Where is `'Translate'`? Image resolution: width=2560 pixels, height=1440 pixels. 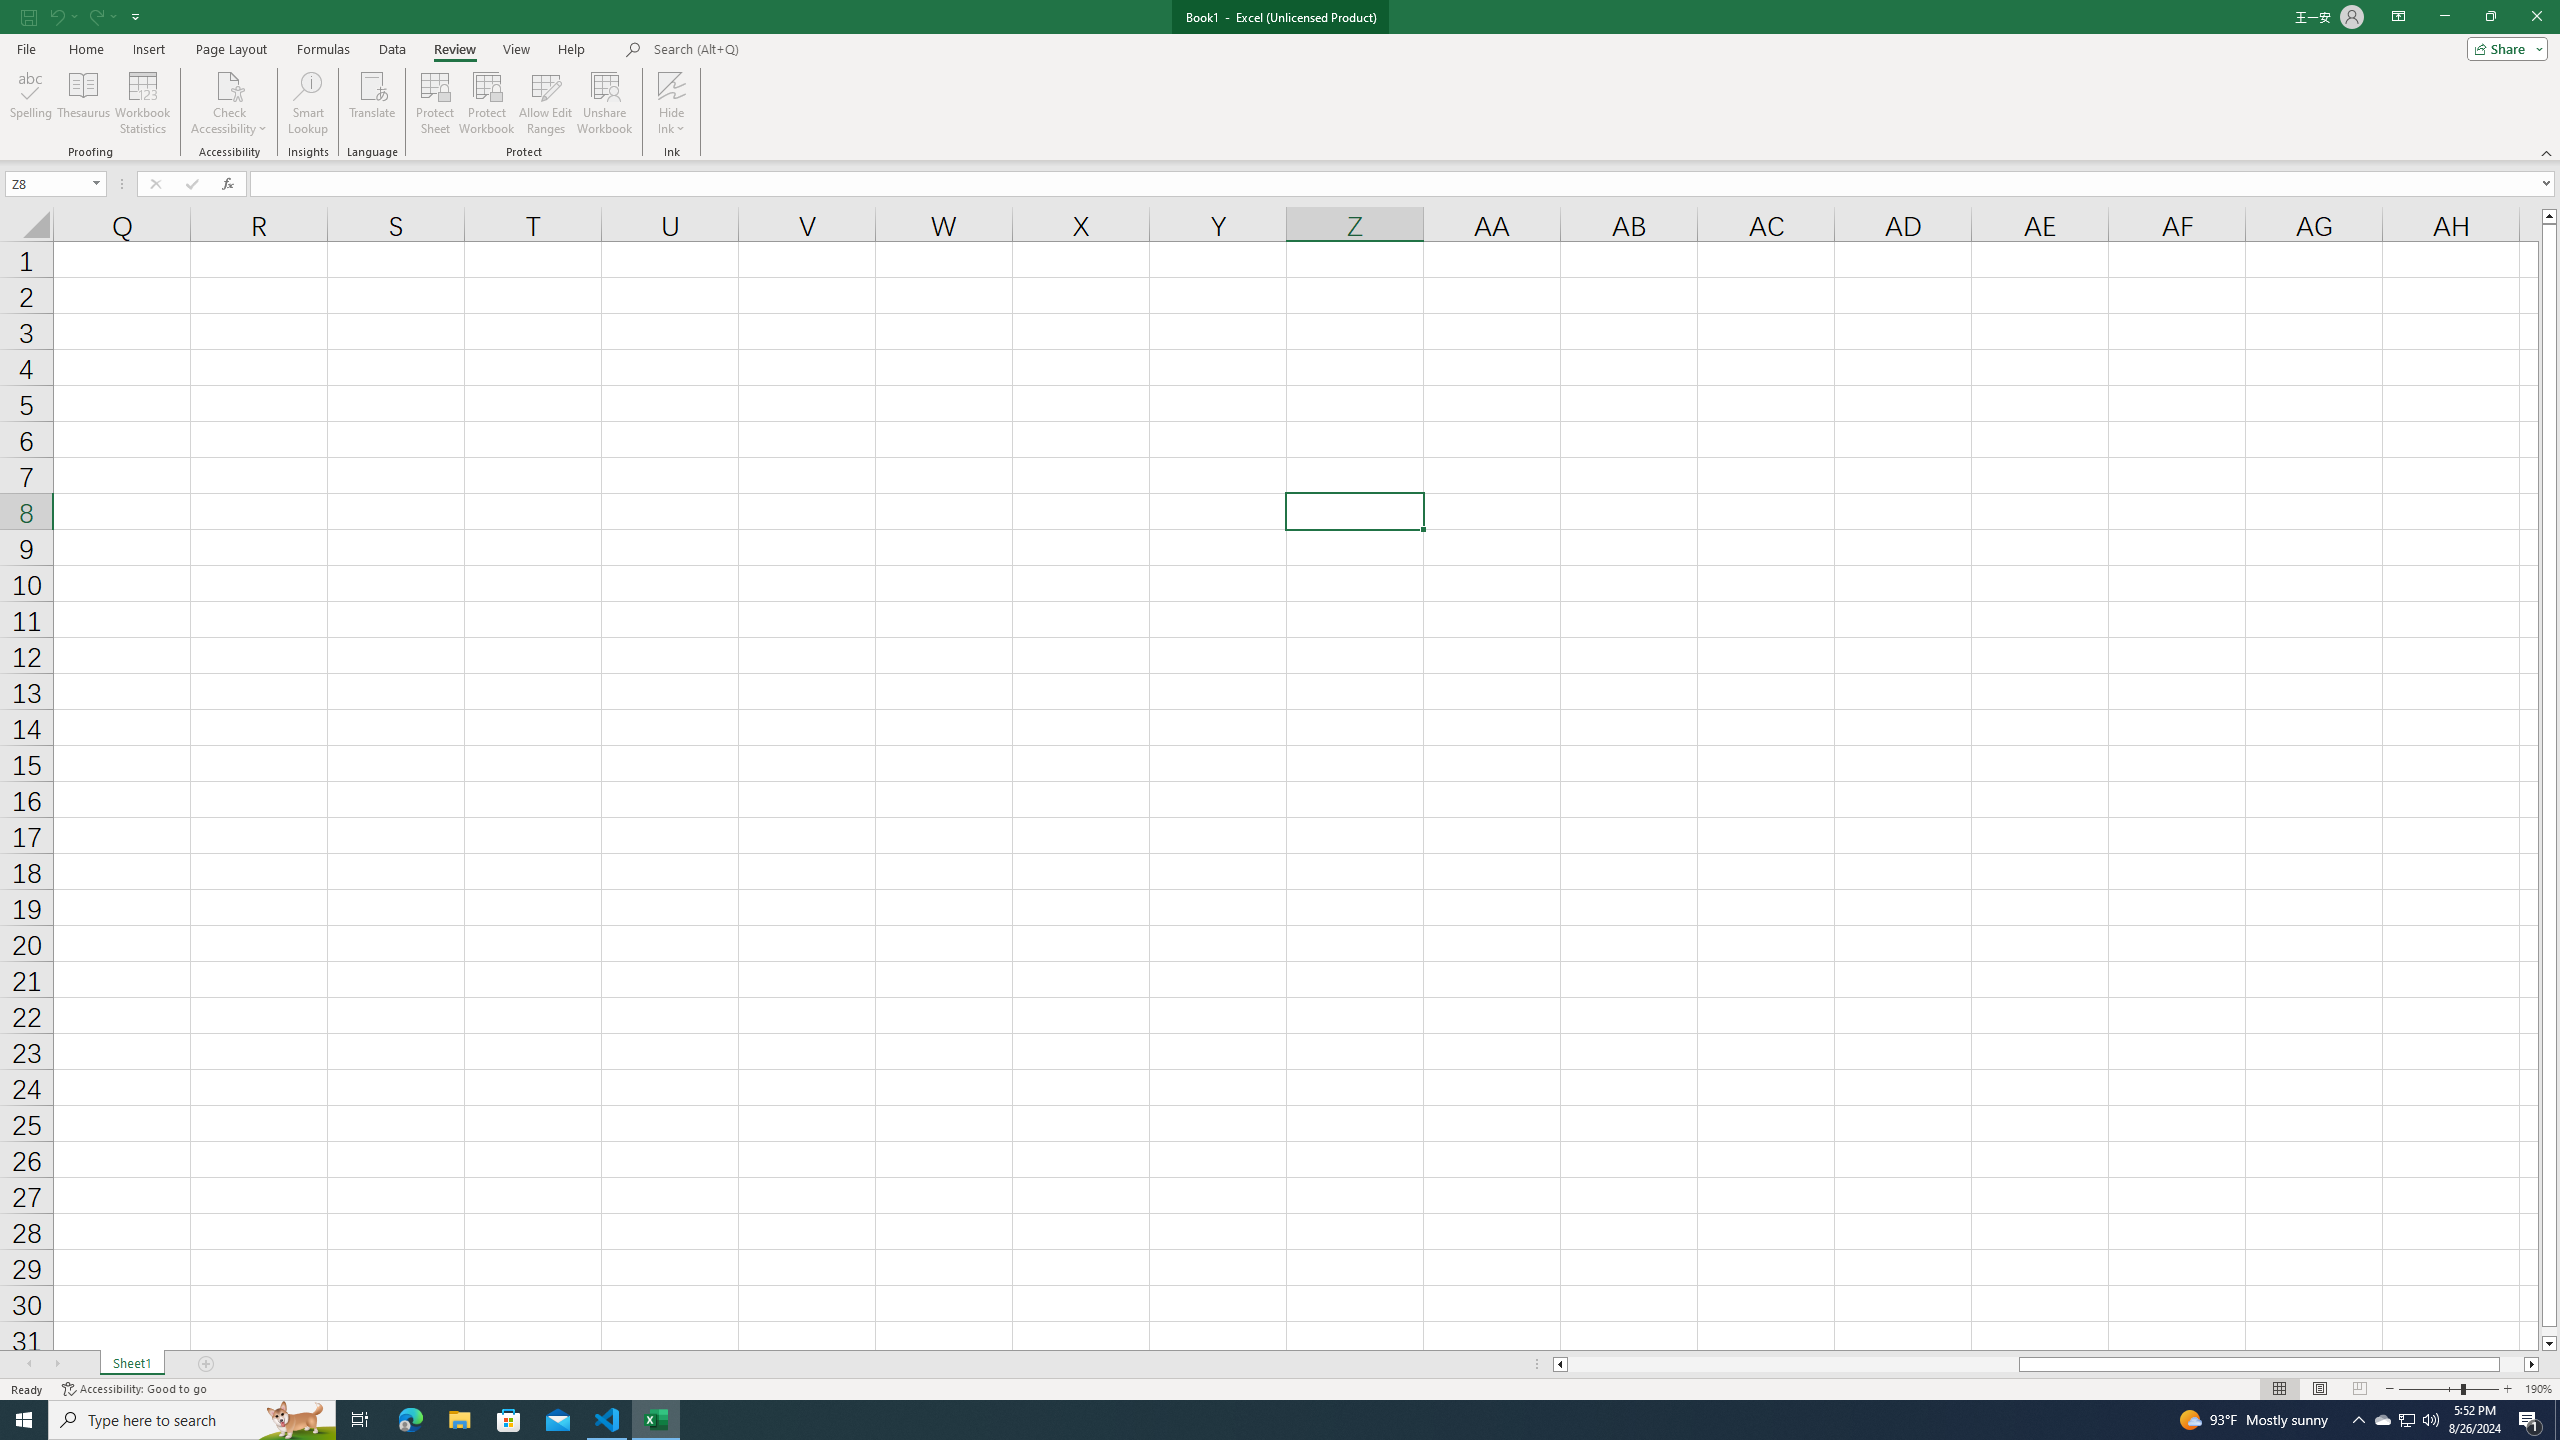 'Translate' is located at coordinates (371, 103).